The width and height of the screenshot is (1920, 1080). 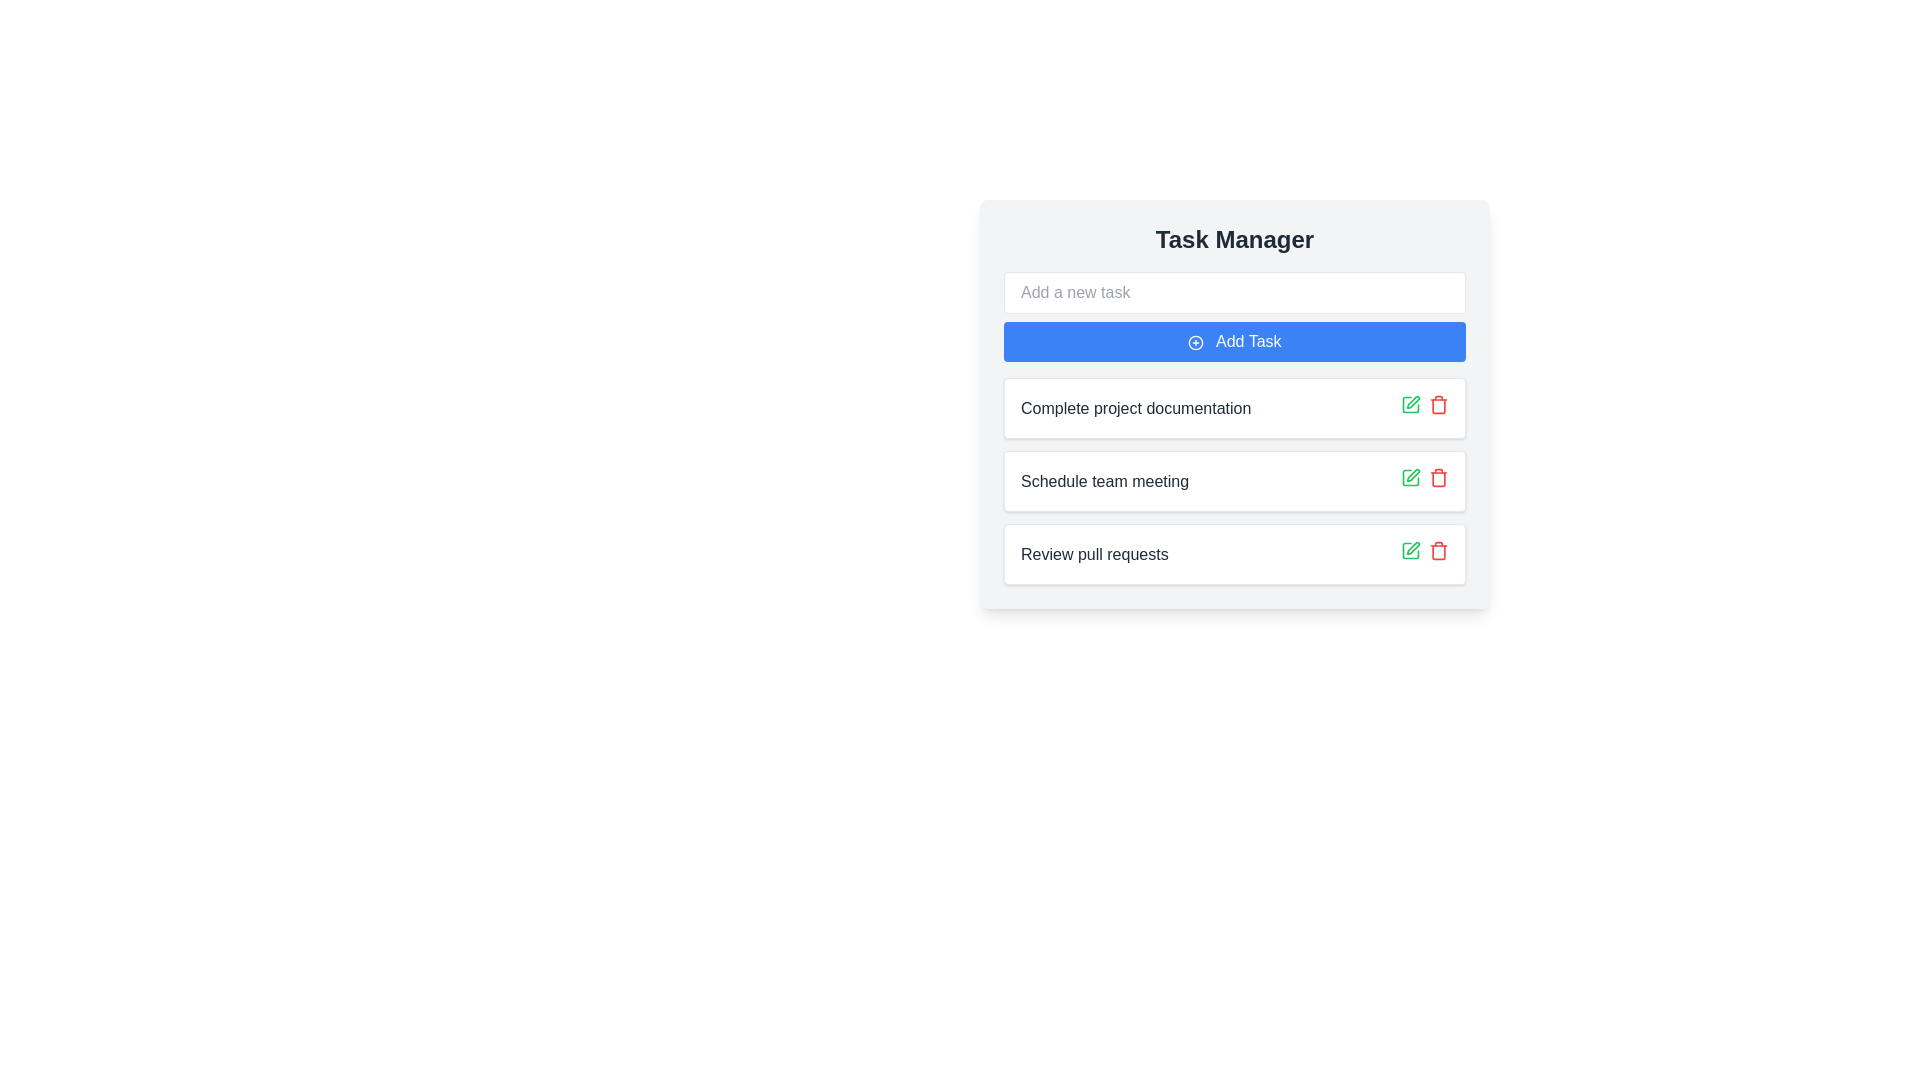 What do you see at coordinates (1410, 551) in the screenshot?
I see `the leftmost icon in the inline group of two icons within the 'Review pull requests' task item in the task manager interface, which has a rounded square outline and a matching stroke color` at bounding box center [1410, 551].